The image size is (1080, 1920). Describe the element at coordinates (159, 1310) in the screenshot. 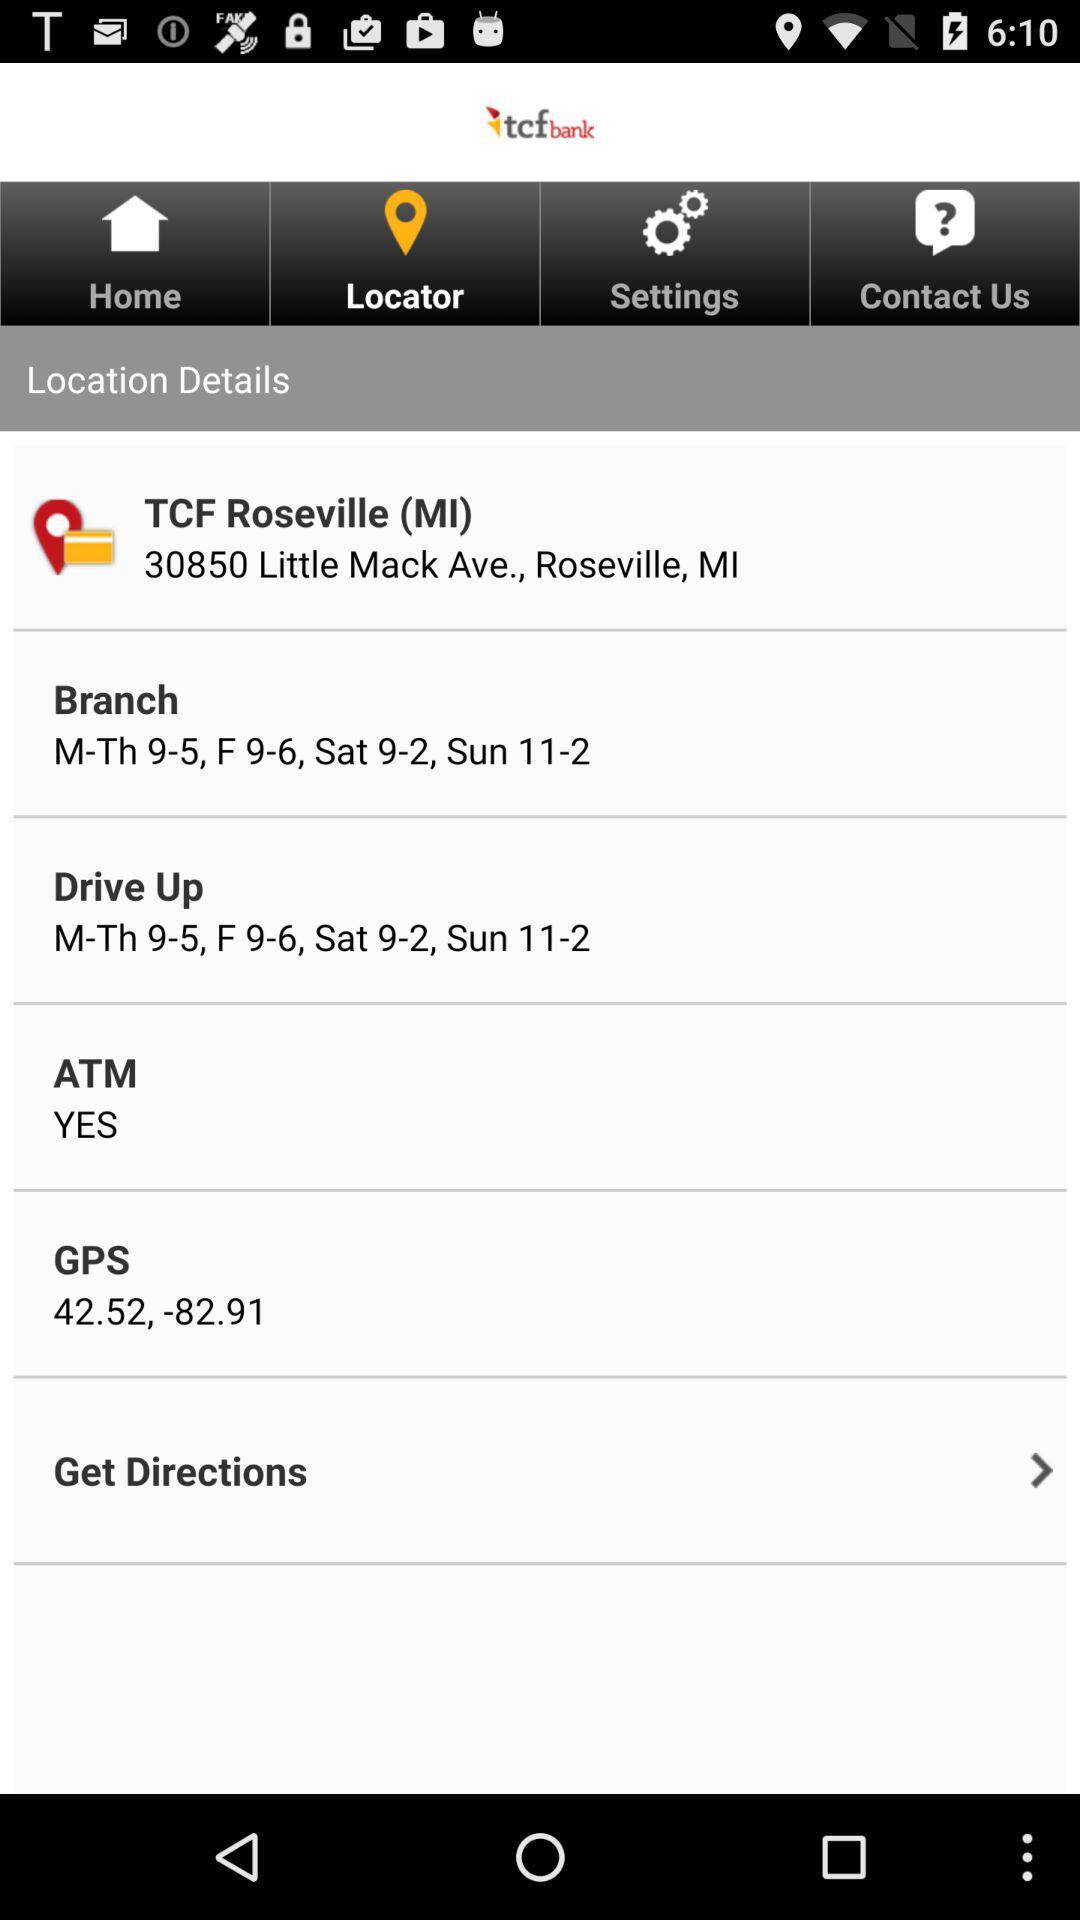

I see `42 52 82 item` at that location.